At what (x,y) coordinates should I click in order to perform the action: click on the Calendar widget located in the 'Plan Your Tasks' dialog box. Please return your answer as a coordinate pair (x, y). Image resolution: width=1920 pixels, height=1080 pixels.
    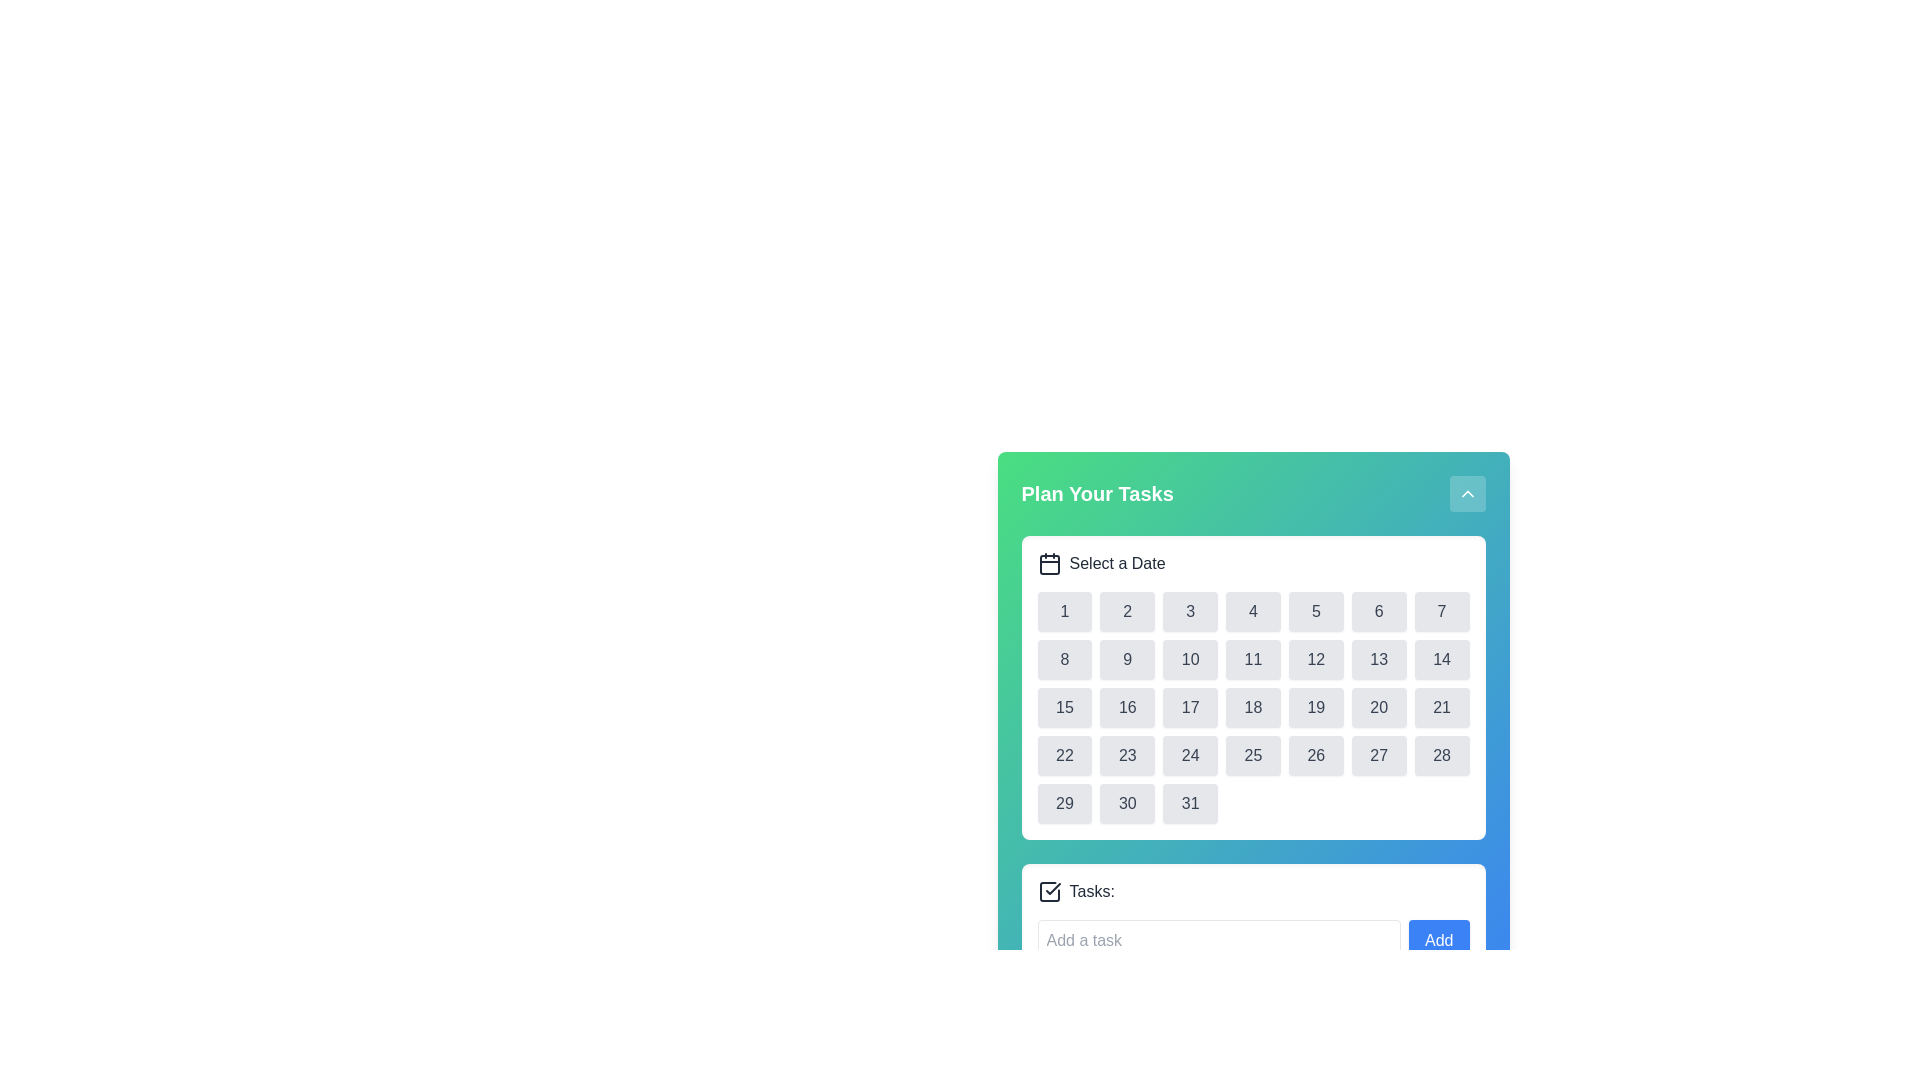
    Looking at the image, I should click on (1252, 686).